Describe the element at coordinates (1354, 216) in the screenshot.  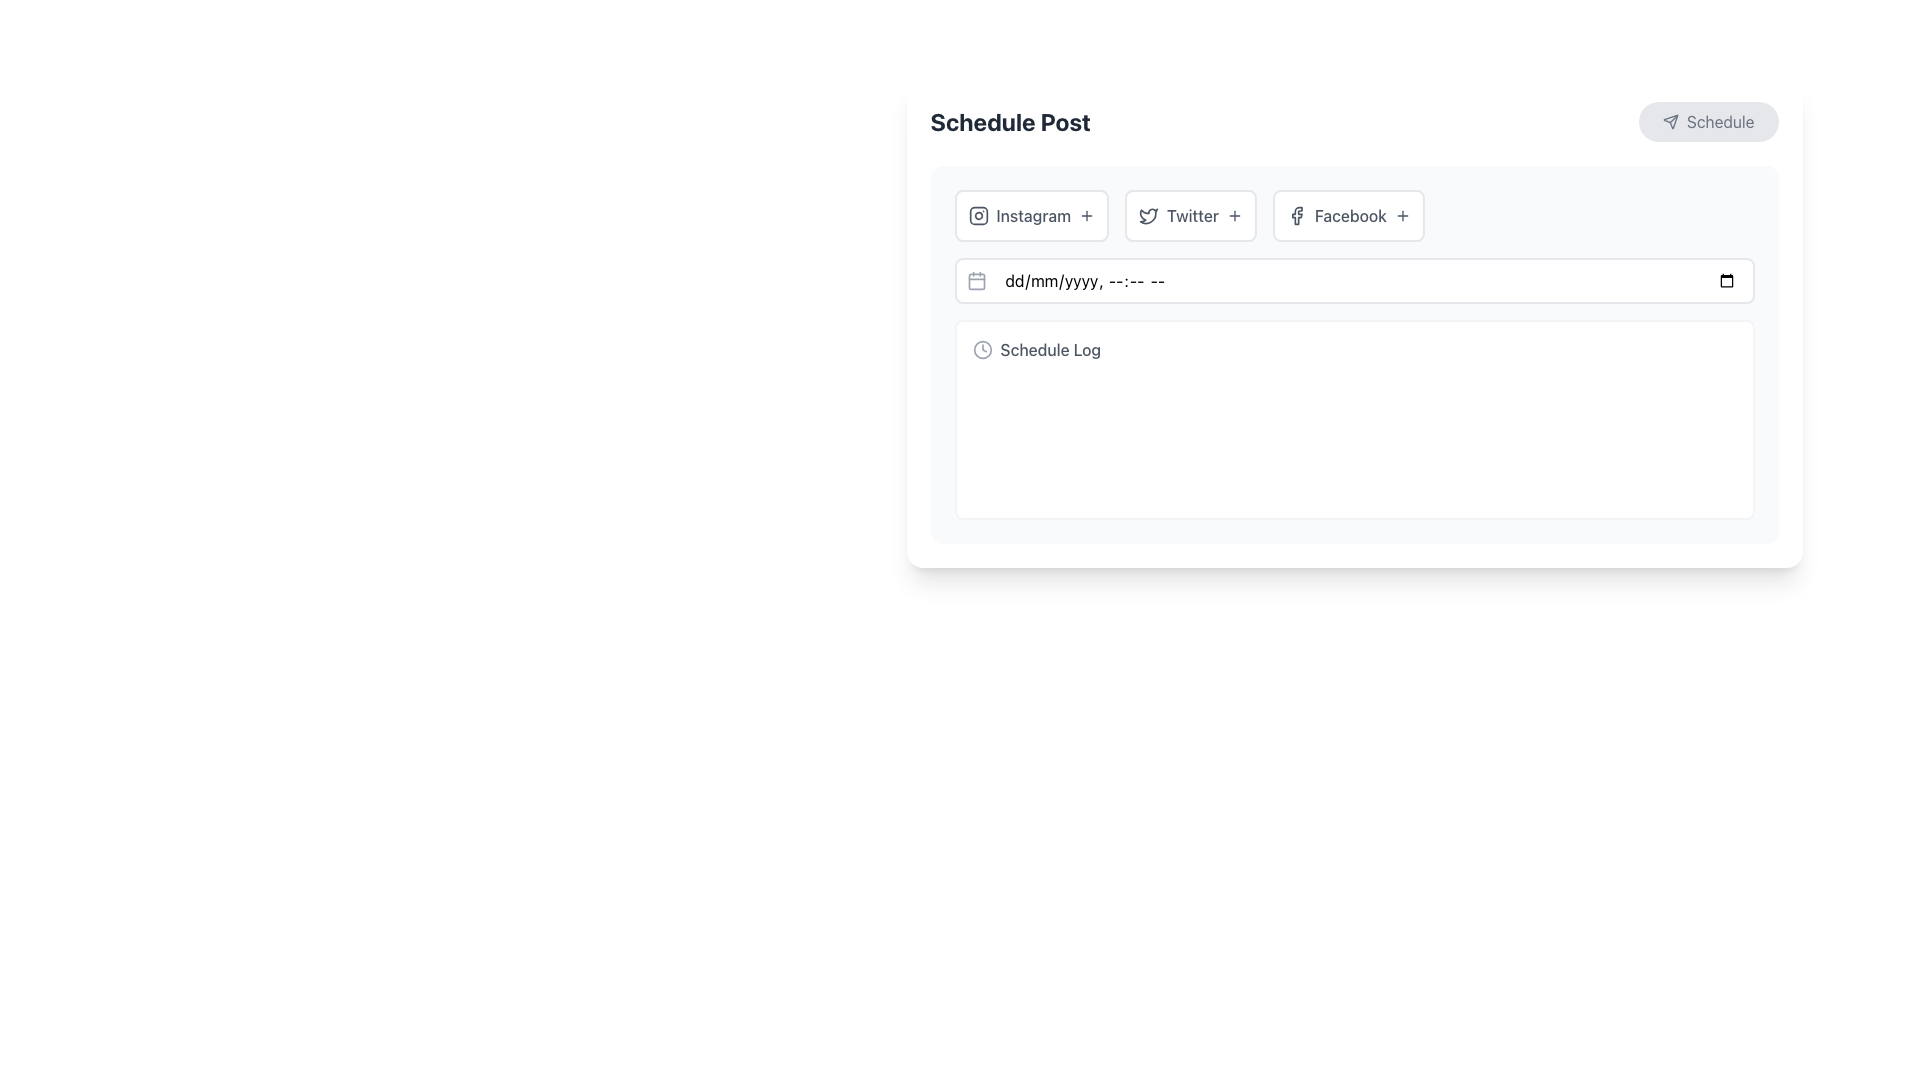
I see `keyboard navigation` at that location.